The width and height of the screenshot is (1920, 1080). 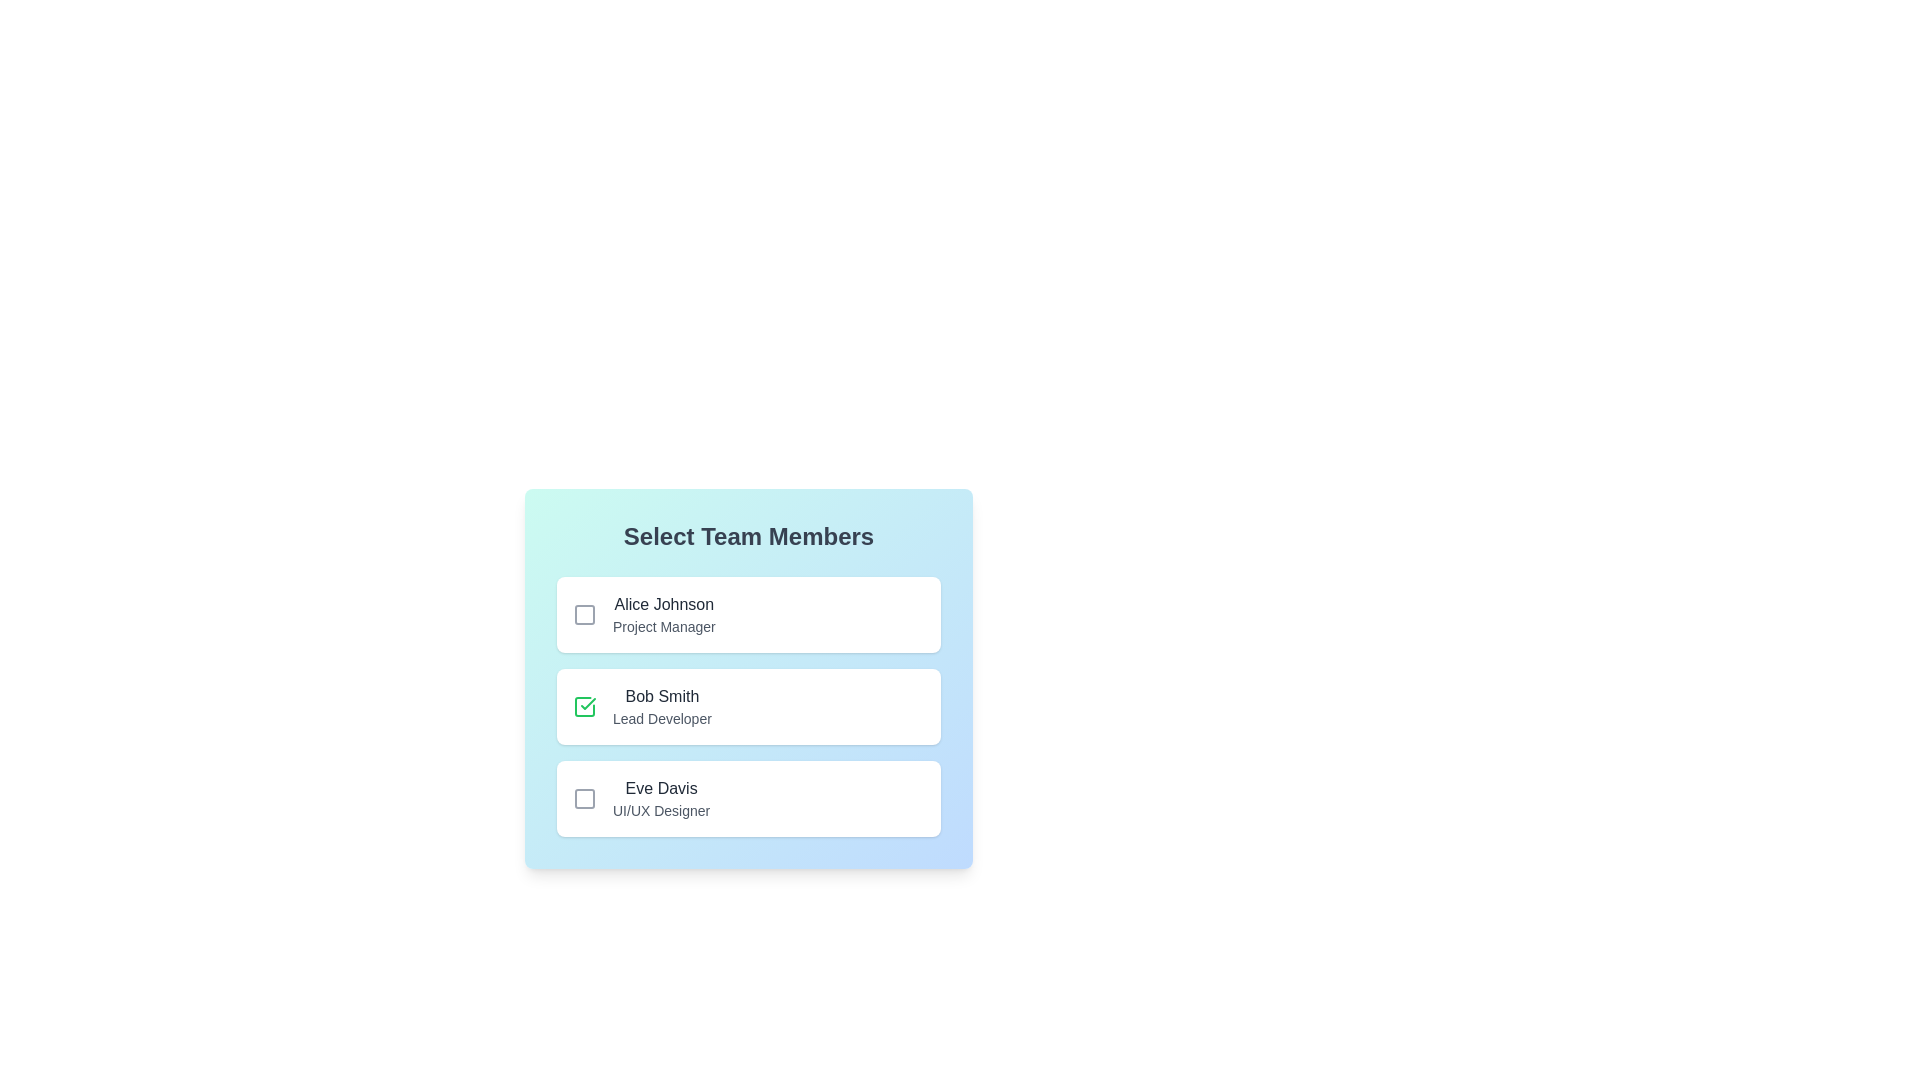 What do you see at coordinates (584, 797) in the screenshot?
I see `the square icon with a gray border and central dot located under the text 'Eve Davis' and 'UI/UX Designer'` at bounding box center [584, 797].